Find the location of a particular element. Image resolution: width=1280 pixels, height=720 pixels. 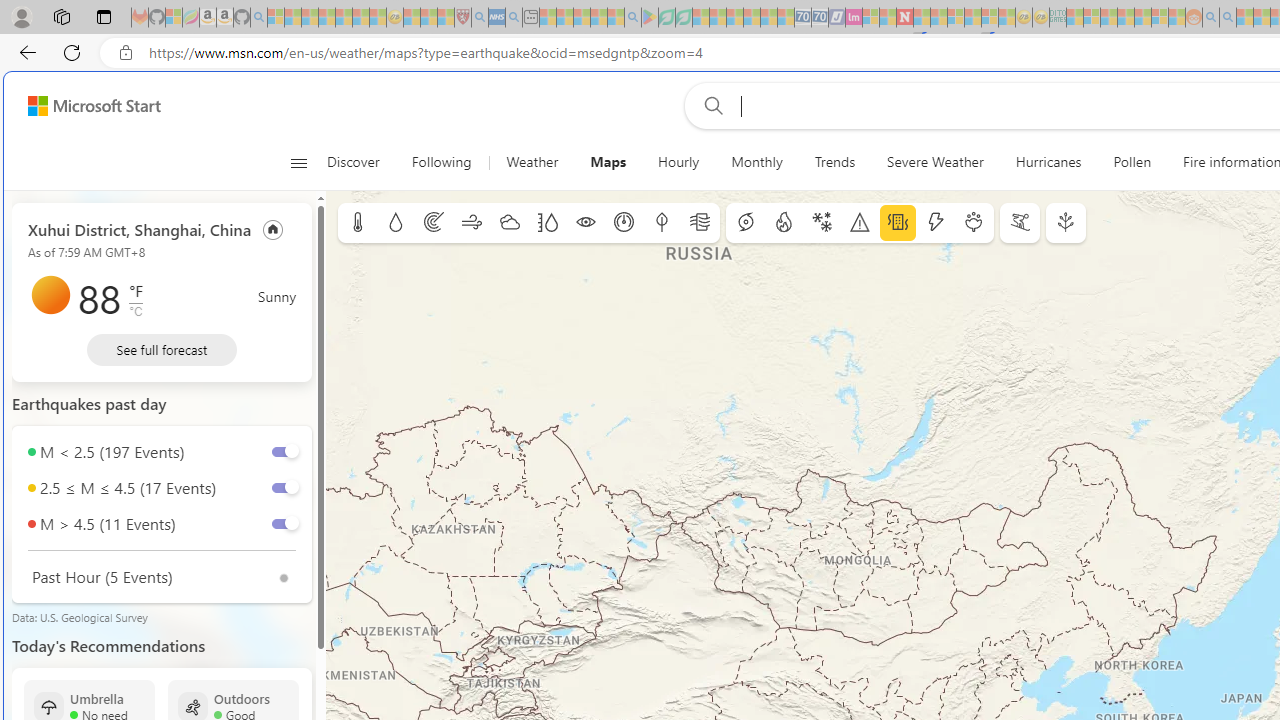

'Hourly' is located at coordinates (679, 162).